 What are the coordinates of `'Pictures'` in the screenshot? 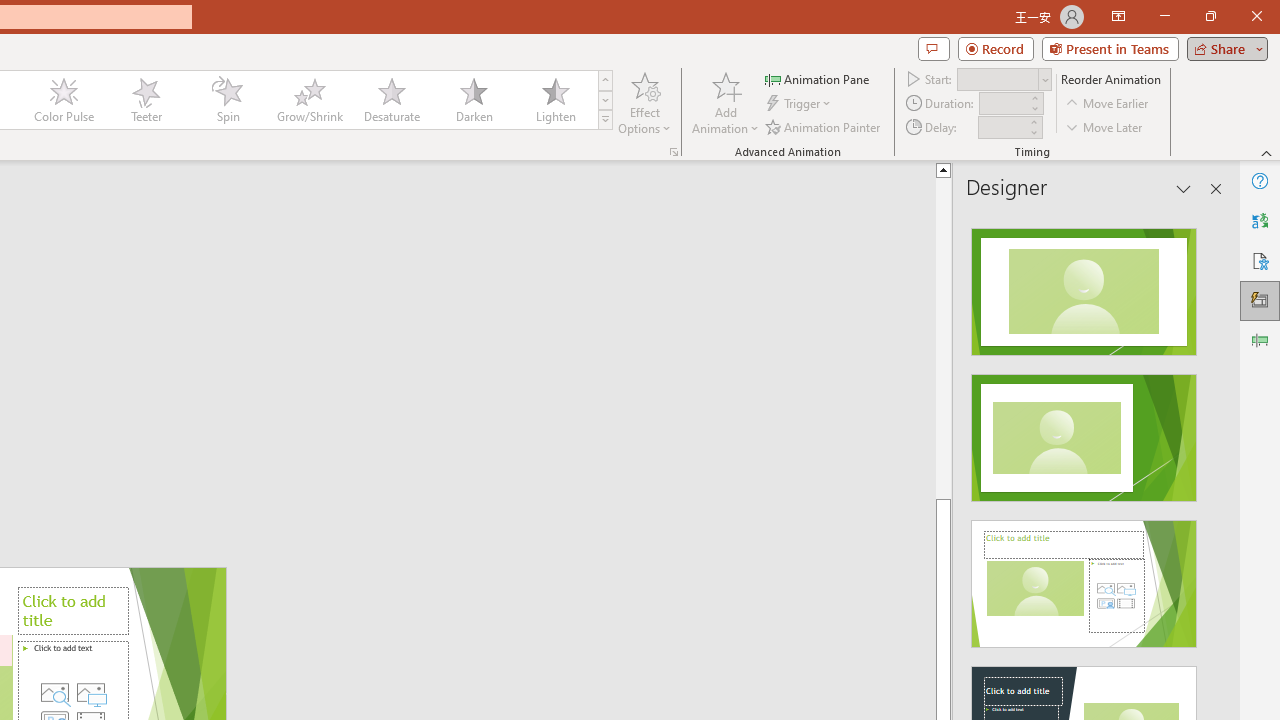 It's located at (90, 692).